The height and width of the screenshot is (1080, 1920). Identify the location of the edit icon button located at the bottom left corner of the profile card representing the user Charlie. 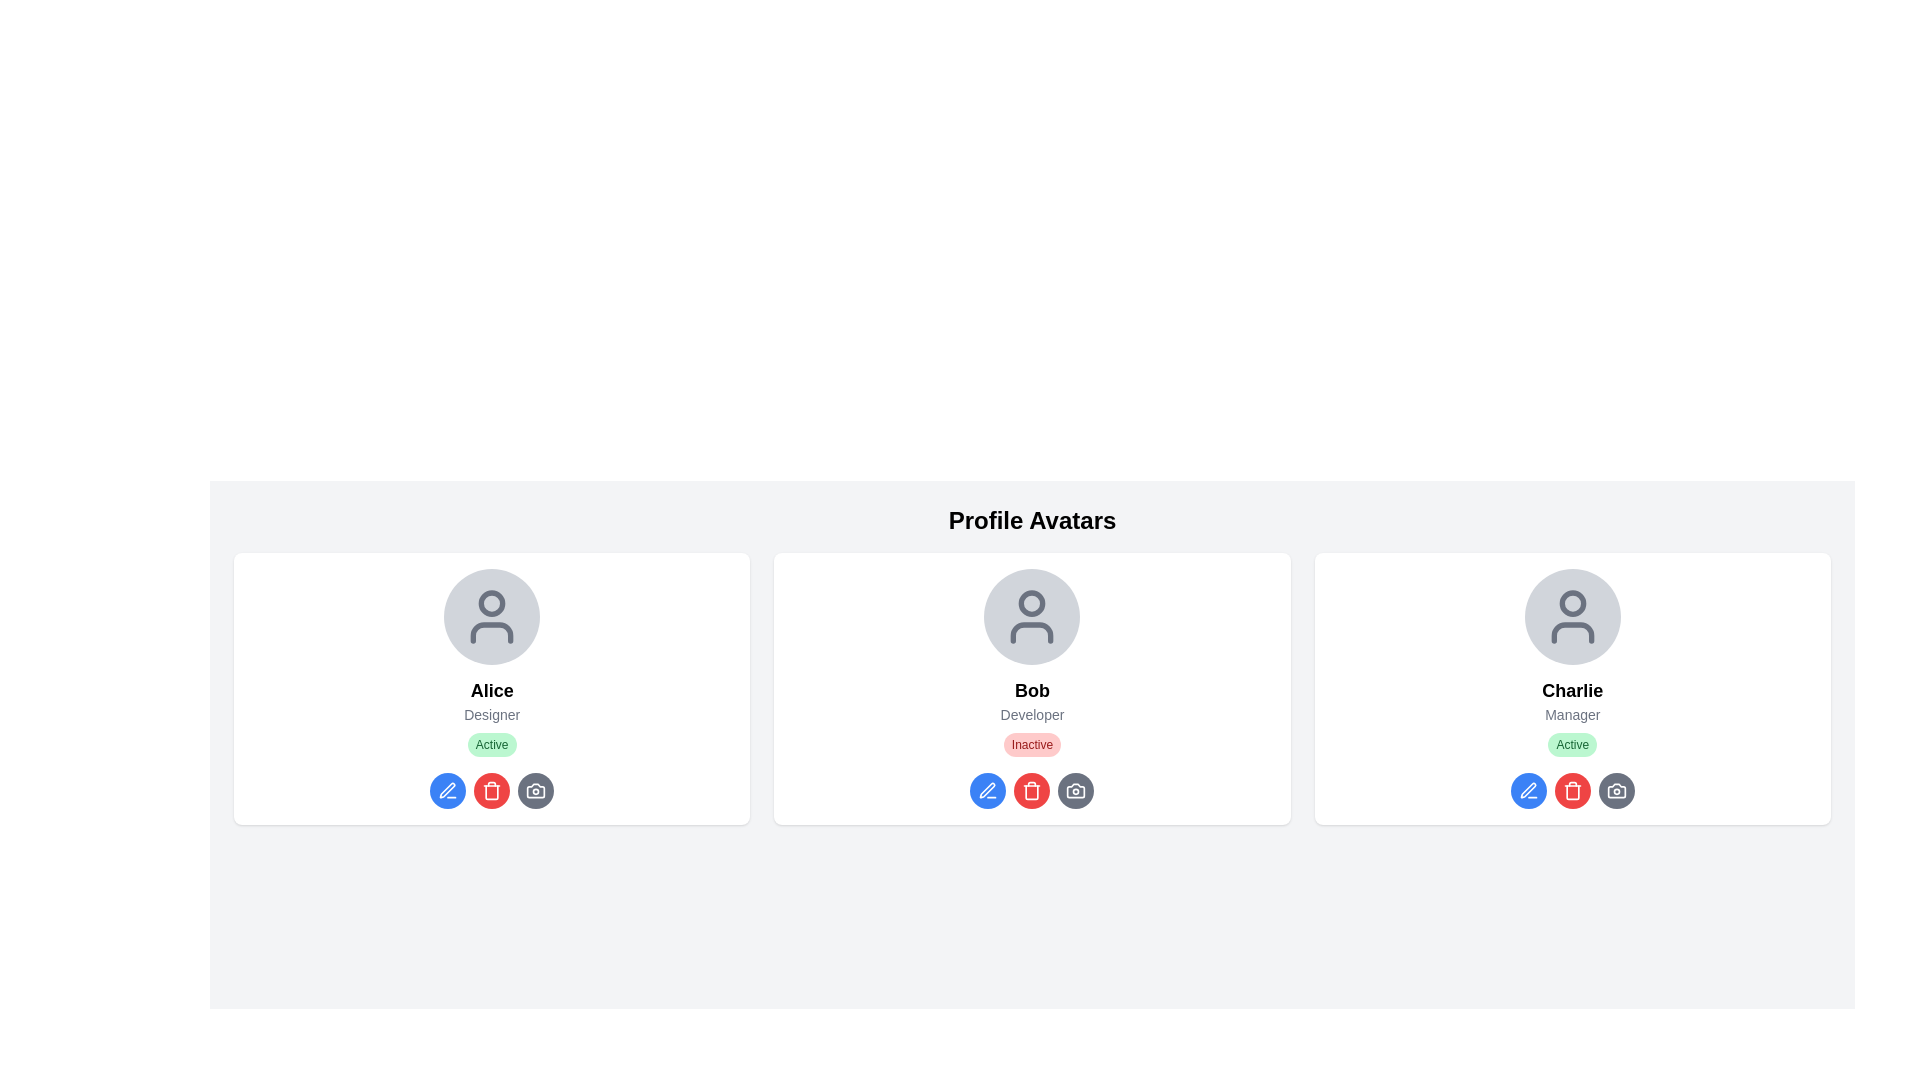
(1527, 789).